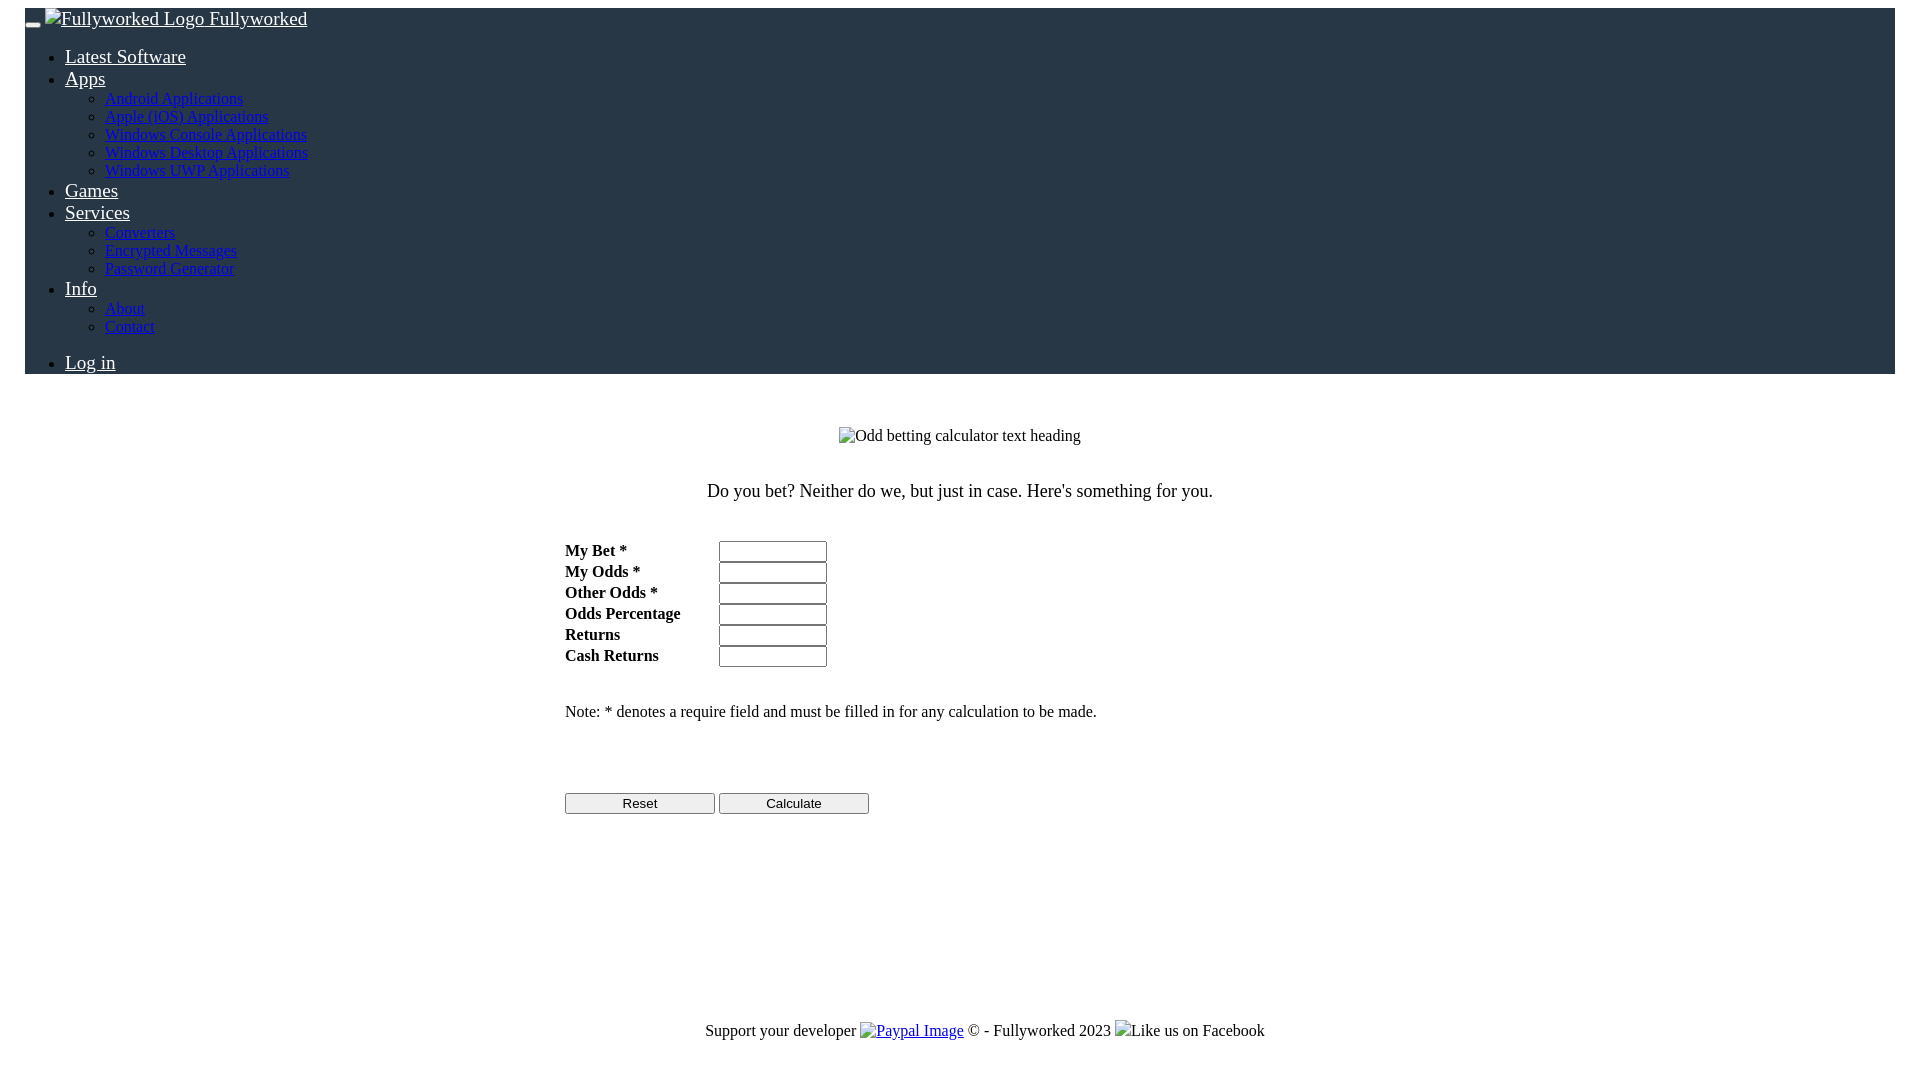 This screenshot has width=1920, height=1080. What do you see at coordinates (80, 273) in the screenshot?
I see `'Info'` at bounding box center [80, 273].